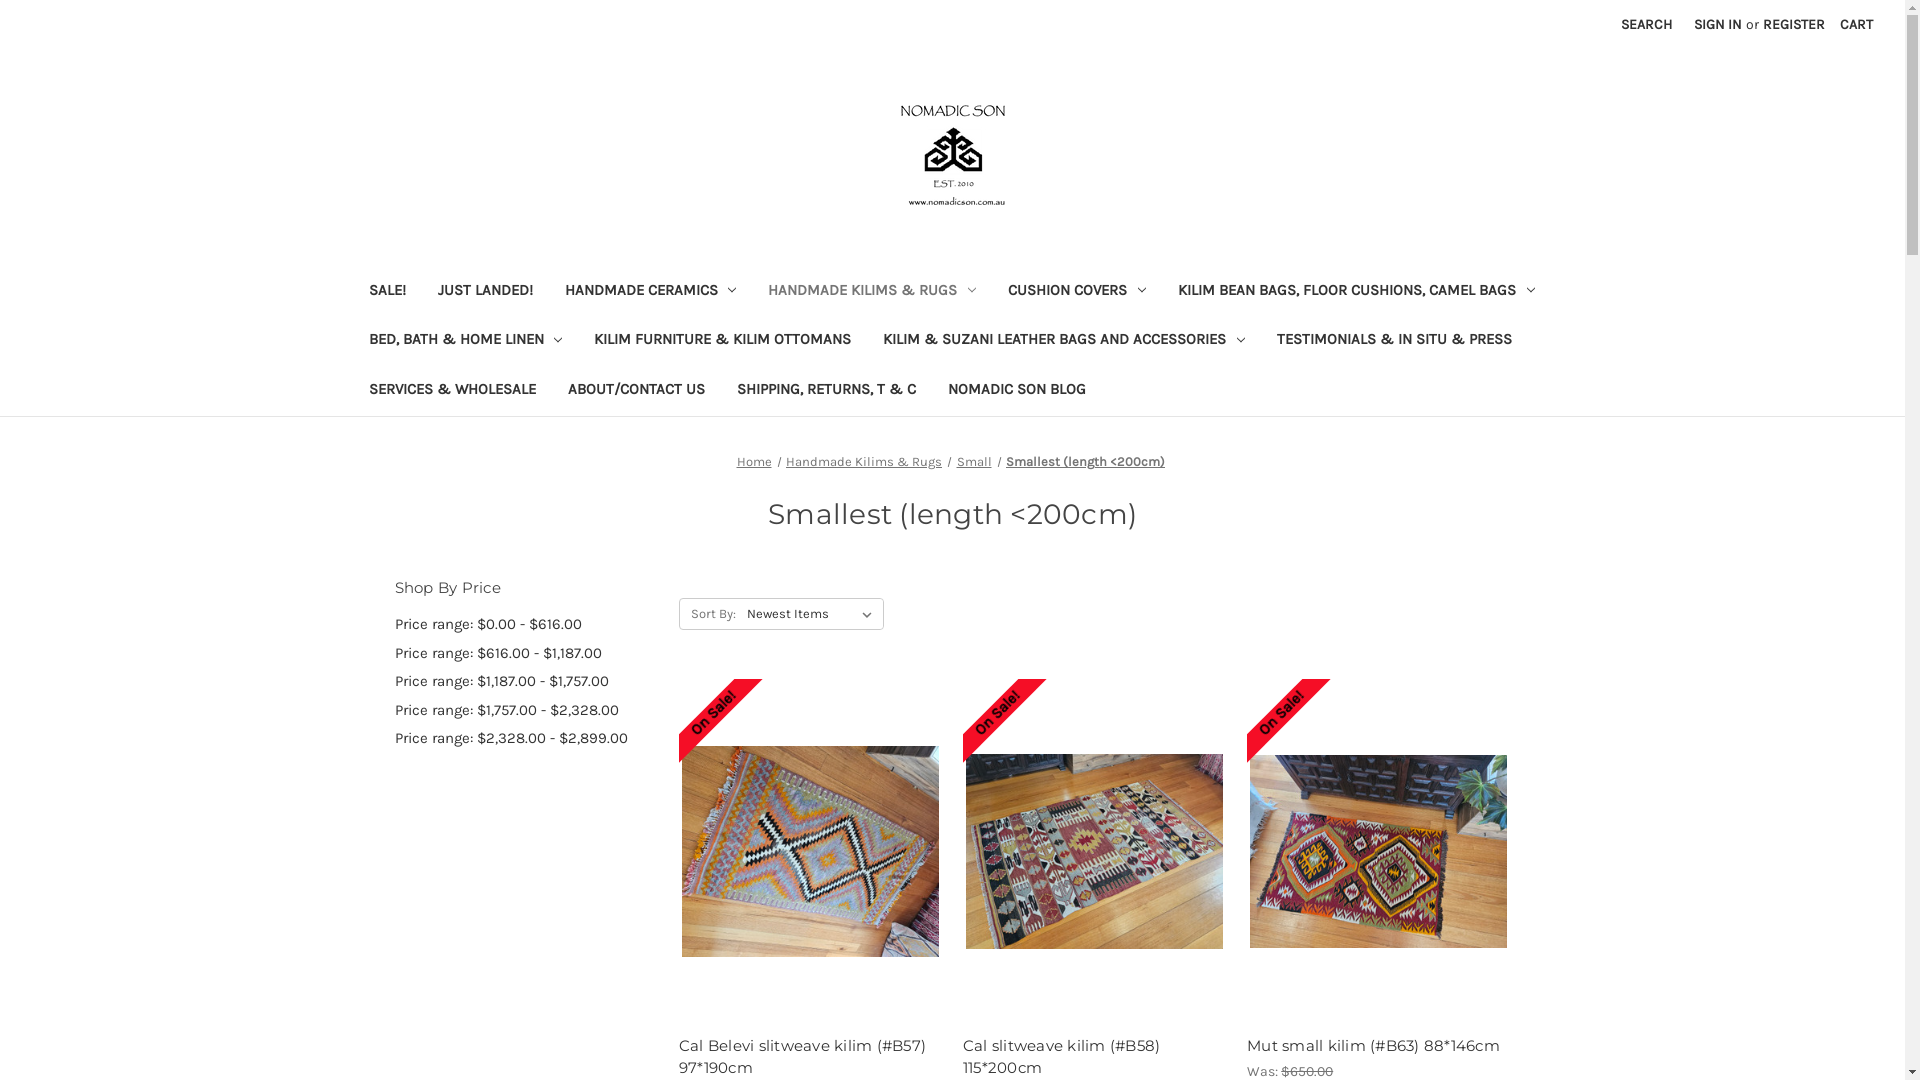 This screenshot has width=1920, height=1080. Describe the element at coordinates (752, 461) in the screenshot. I see `'Home'` at that location.